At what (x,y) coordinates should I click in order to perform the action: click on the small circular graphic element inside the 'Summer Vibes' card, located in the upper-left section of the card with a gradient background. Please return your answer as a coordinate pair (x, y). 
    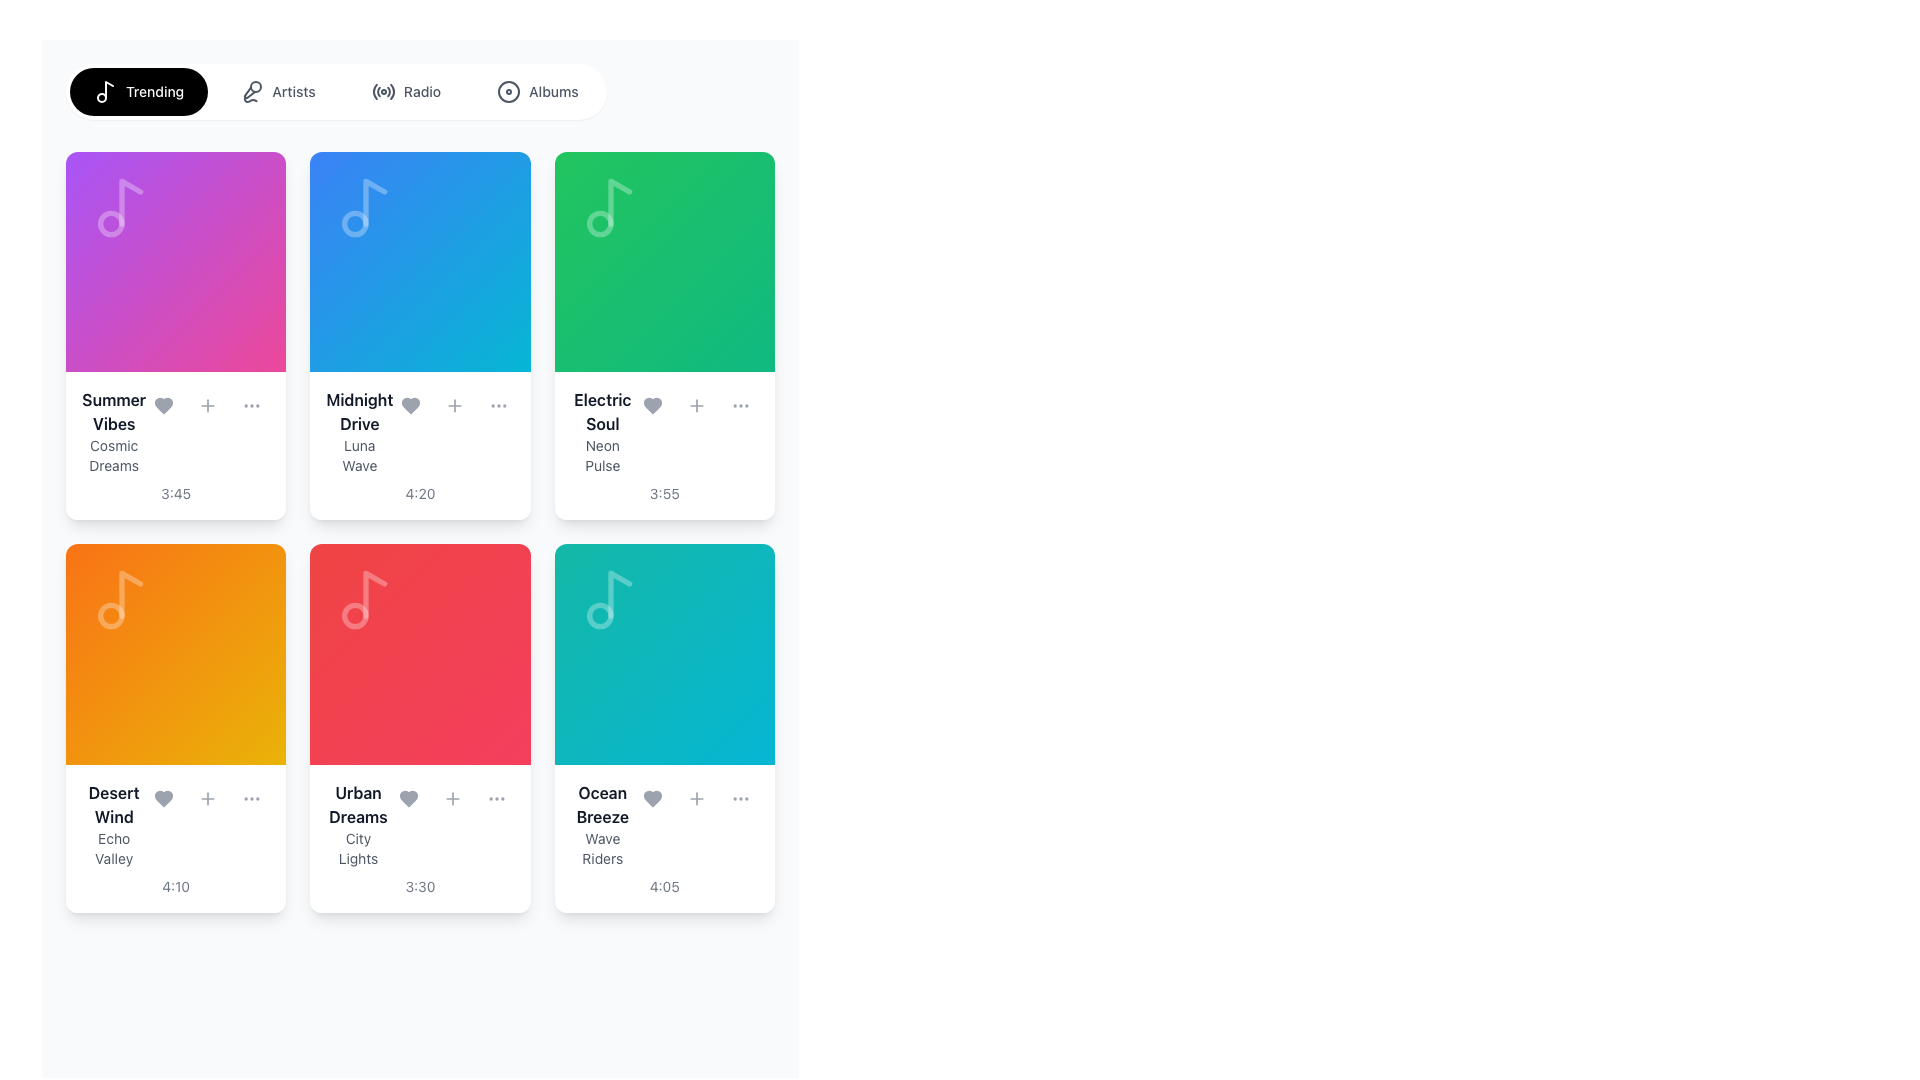
    Looking at the image, I should click on (110, 223).